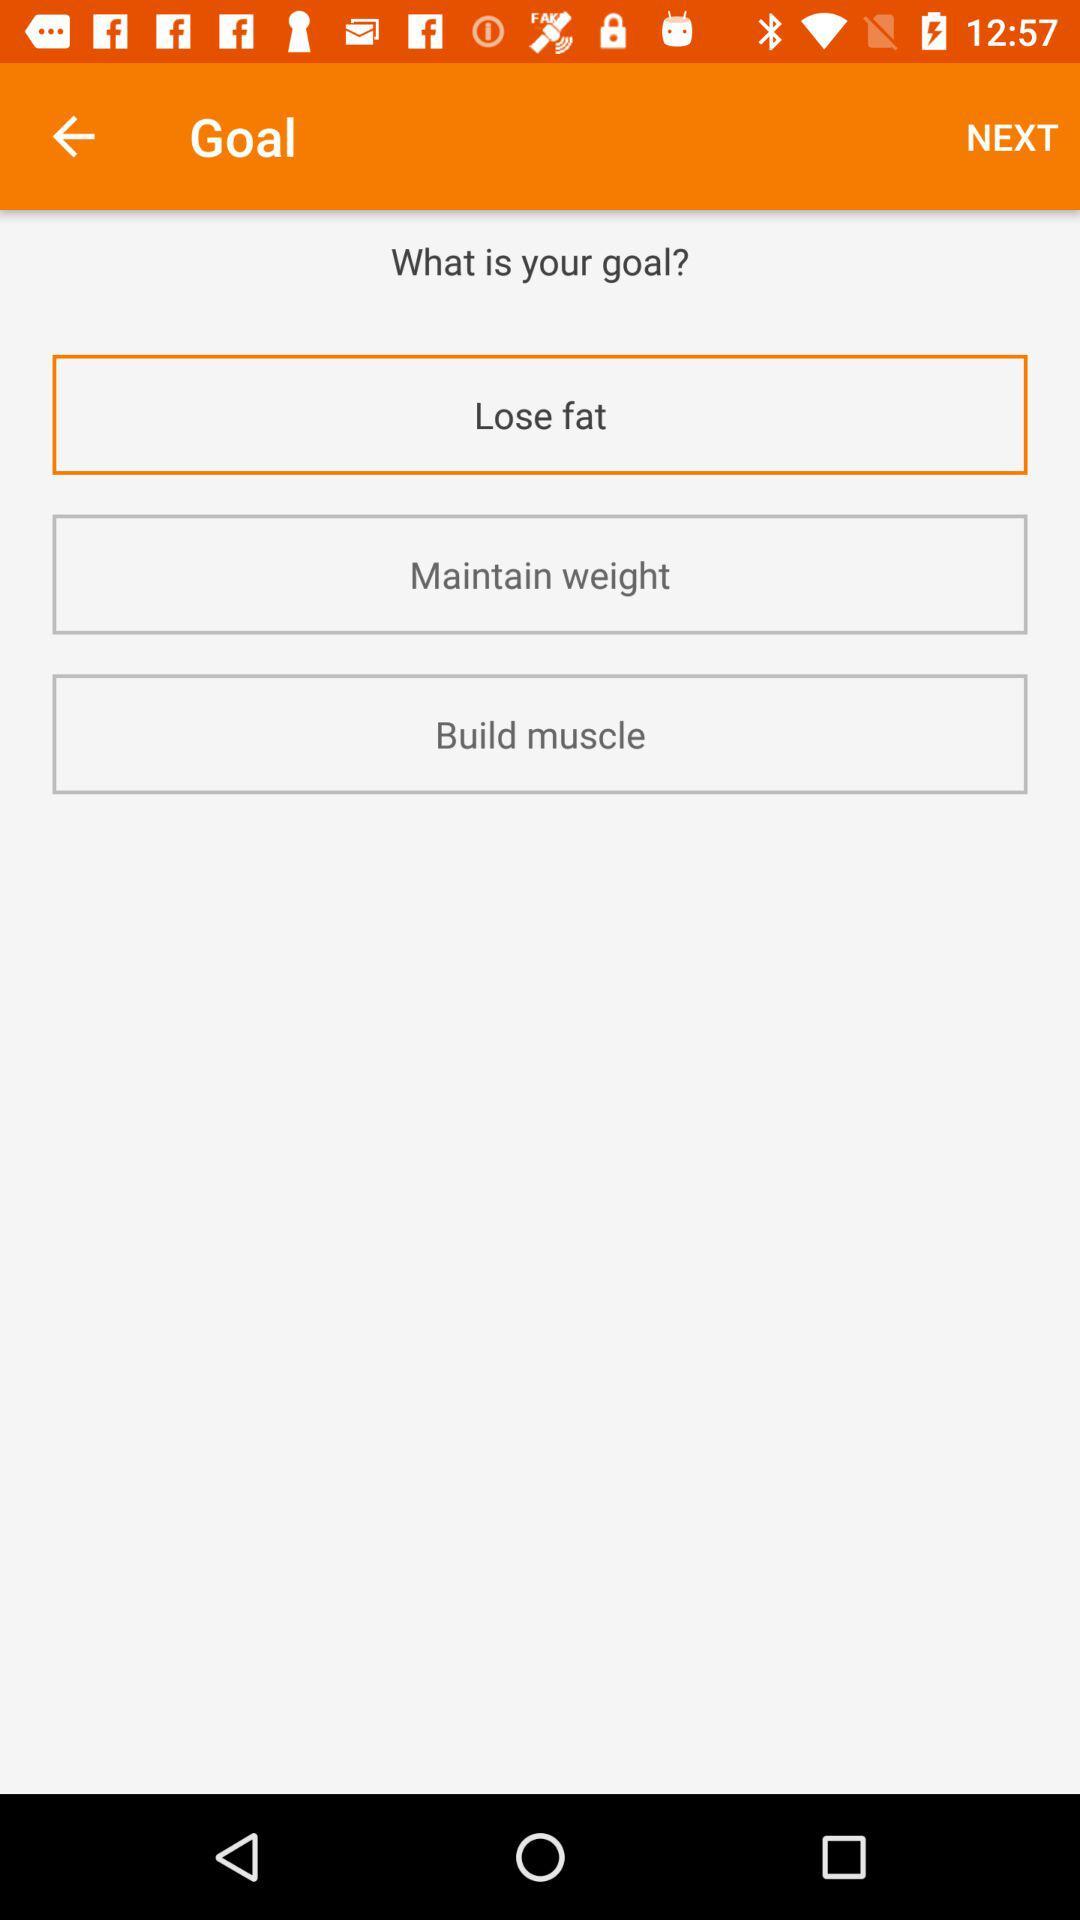  Describe the element at coordinates (1012, 135) in the screenshot. I see `the next icon` at that location.